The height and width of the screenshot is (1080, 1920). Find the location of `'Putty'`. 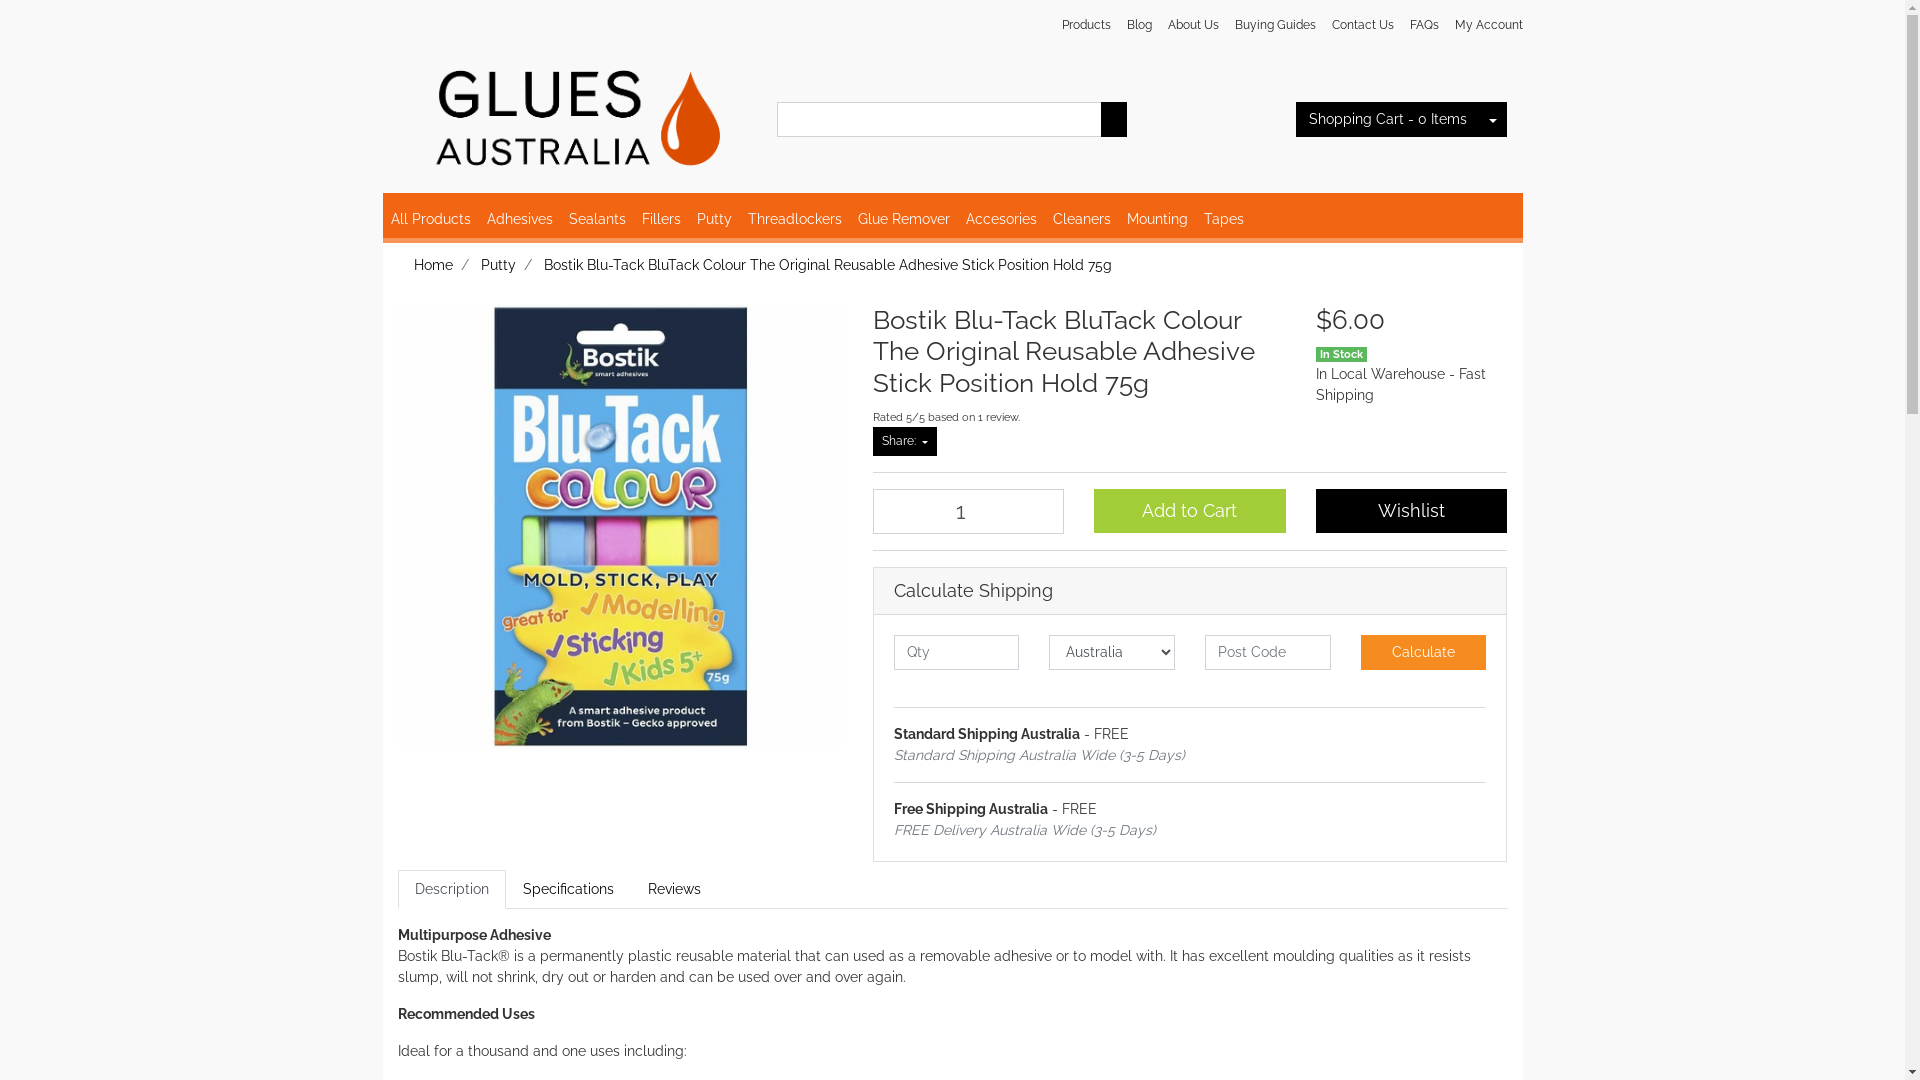

'Putty' is located at coordinates (713, 219).